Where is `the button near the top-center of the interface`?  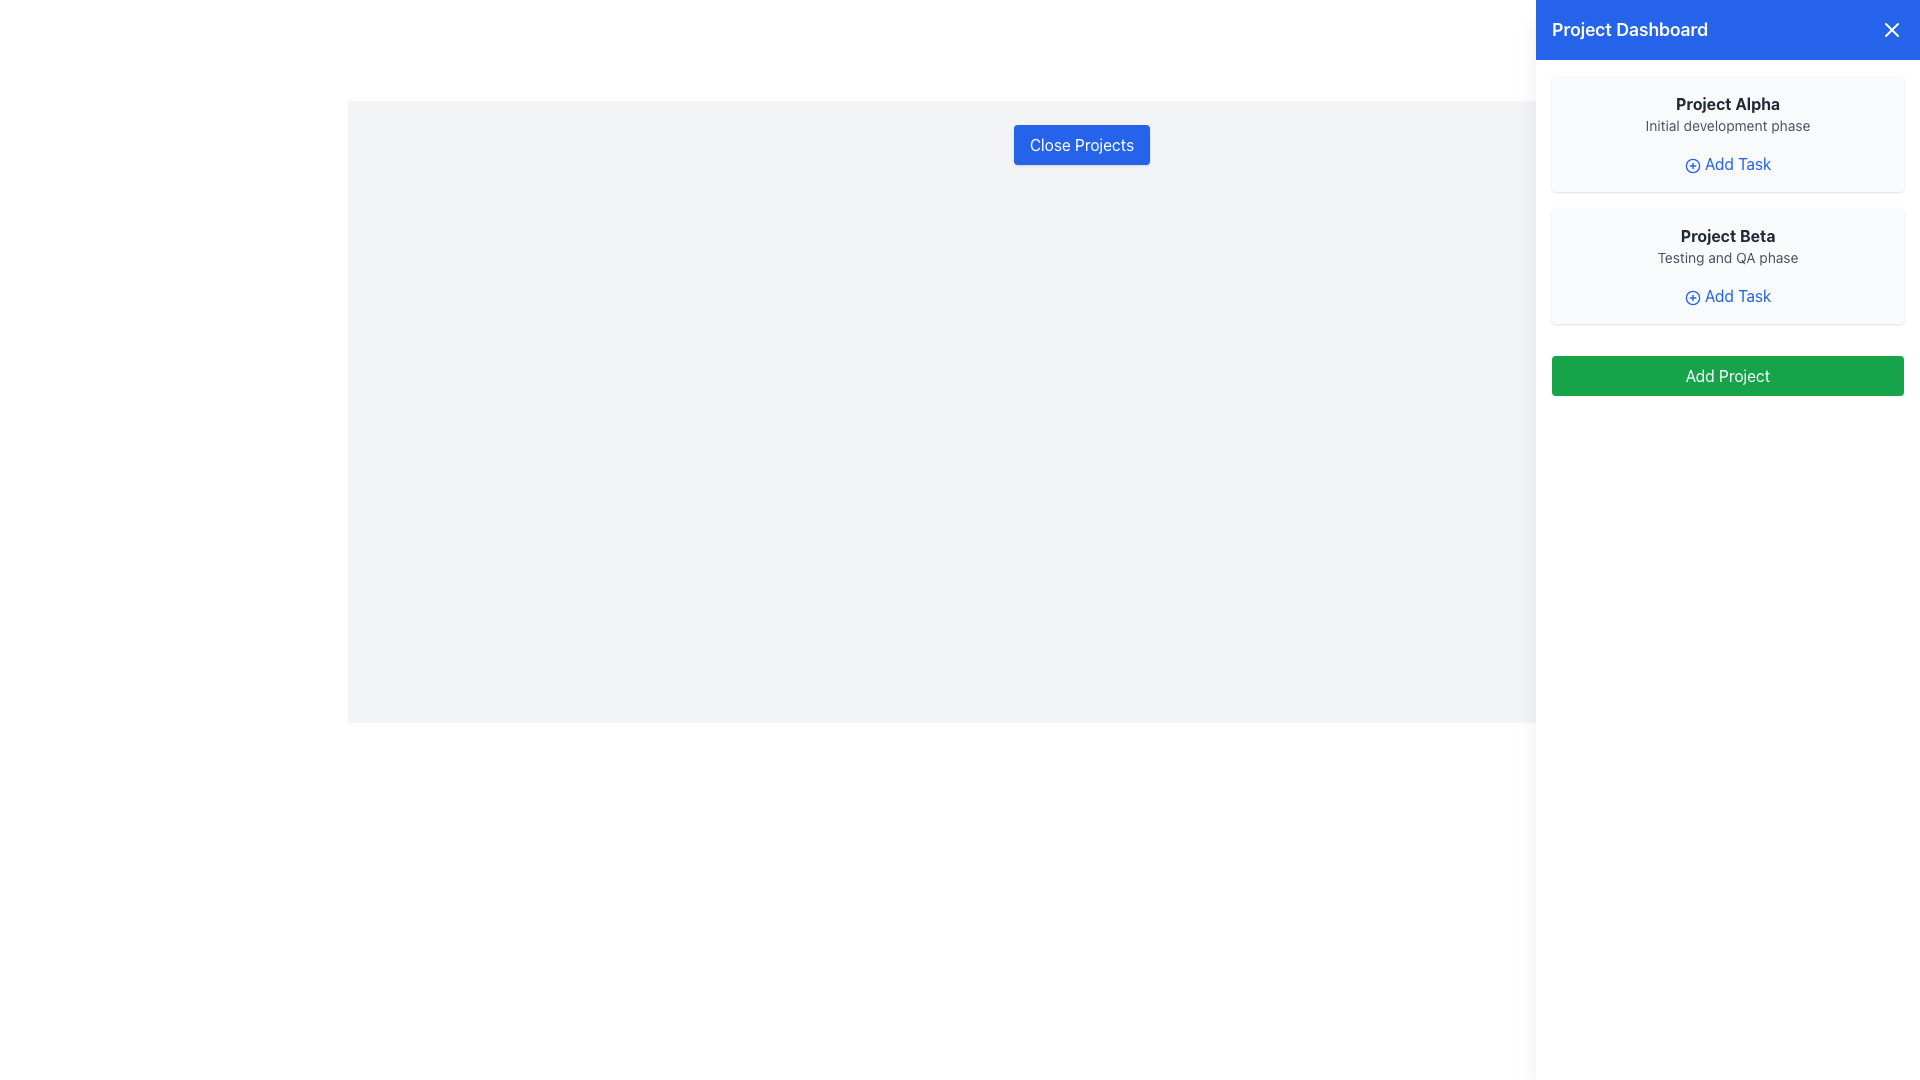 the button near the top-center of the interface is located at coordinates (1080, 144).